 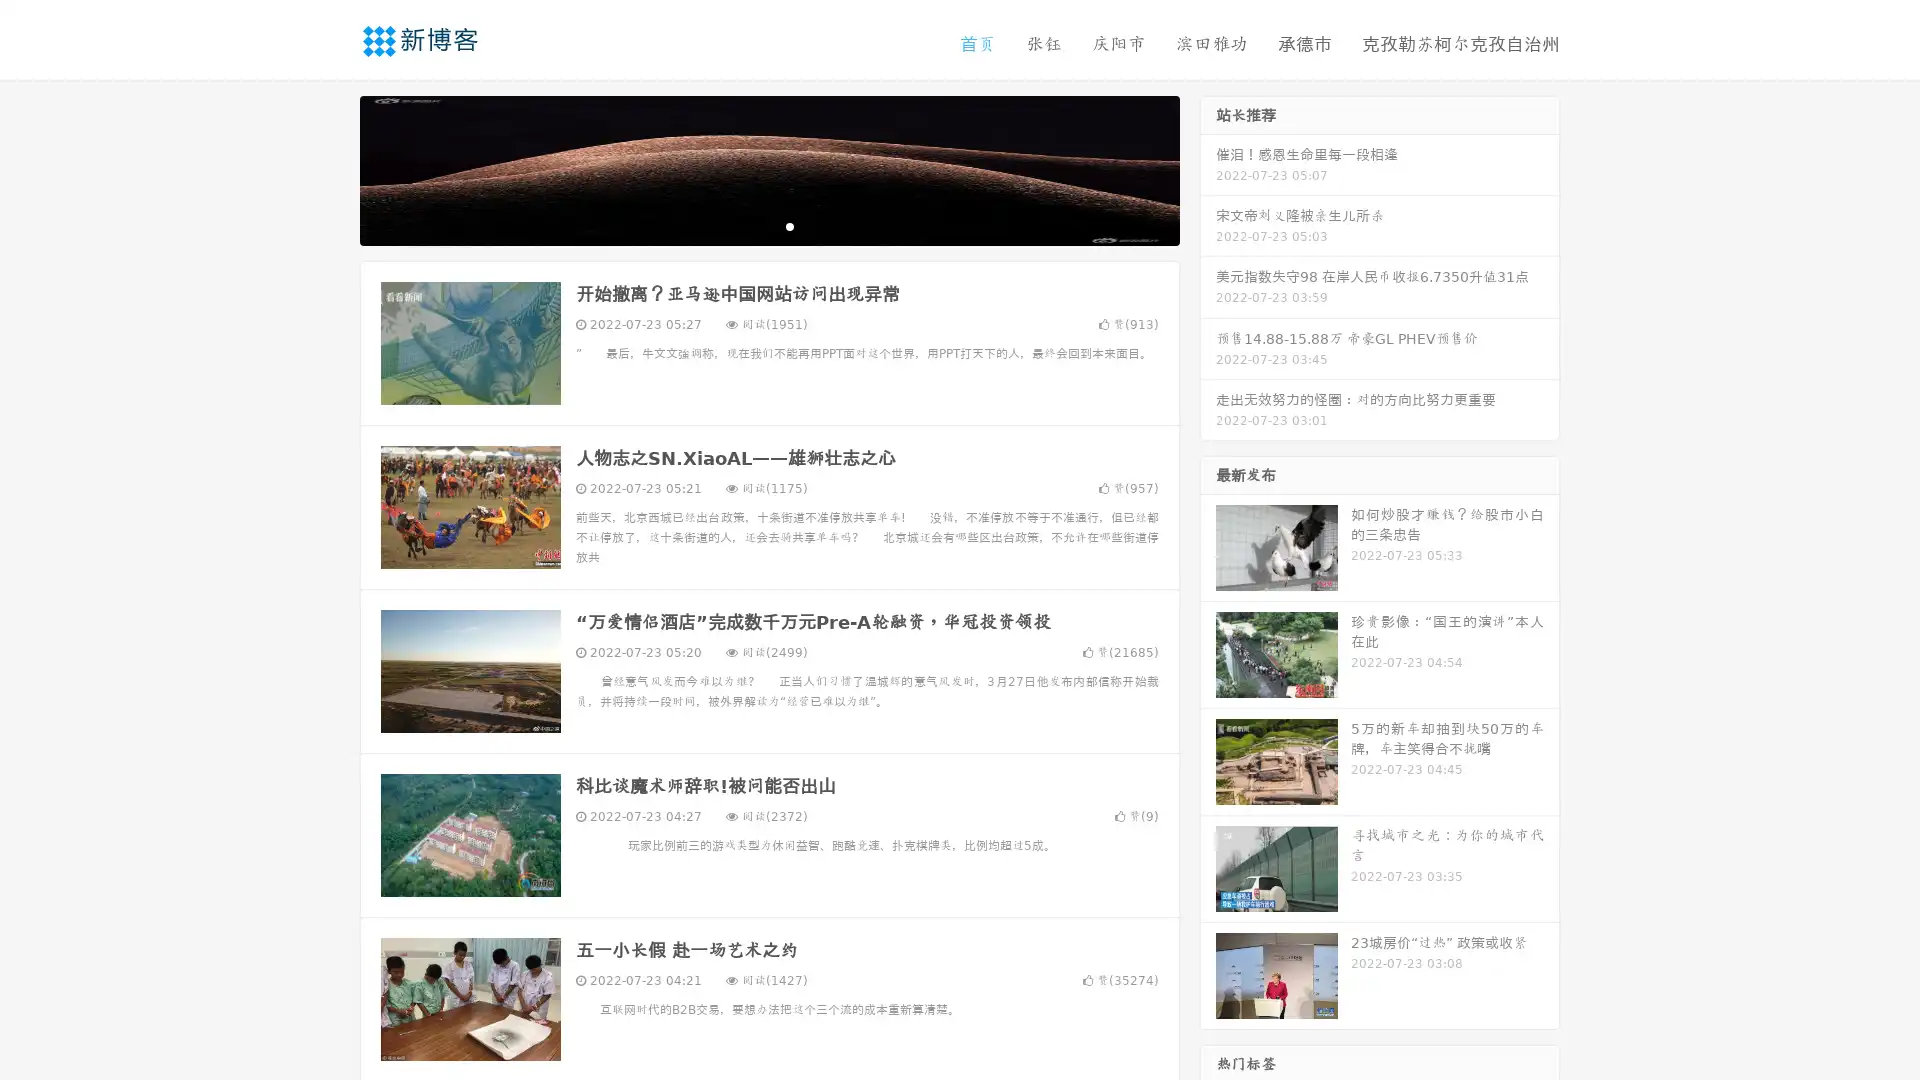 What do you see at coordinates (330, 168) in the screenshot?
I see `Previous slide` at bounding box center [330, 168].